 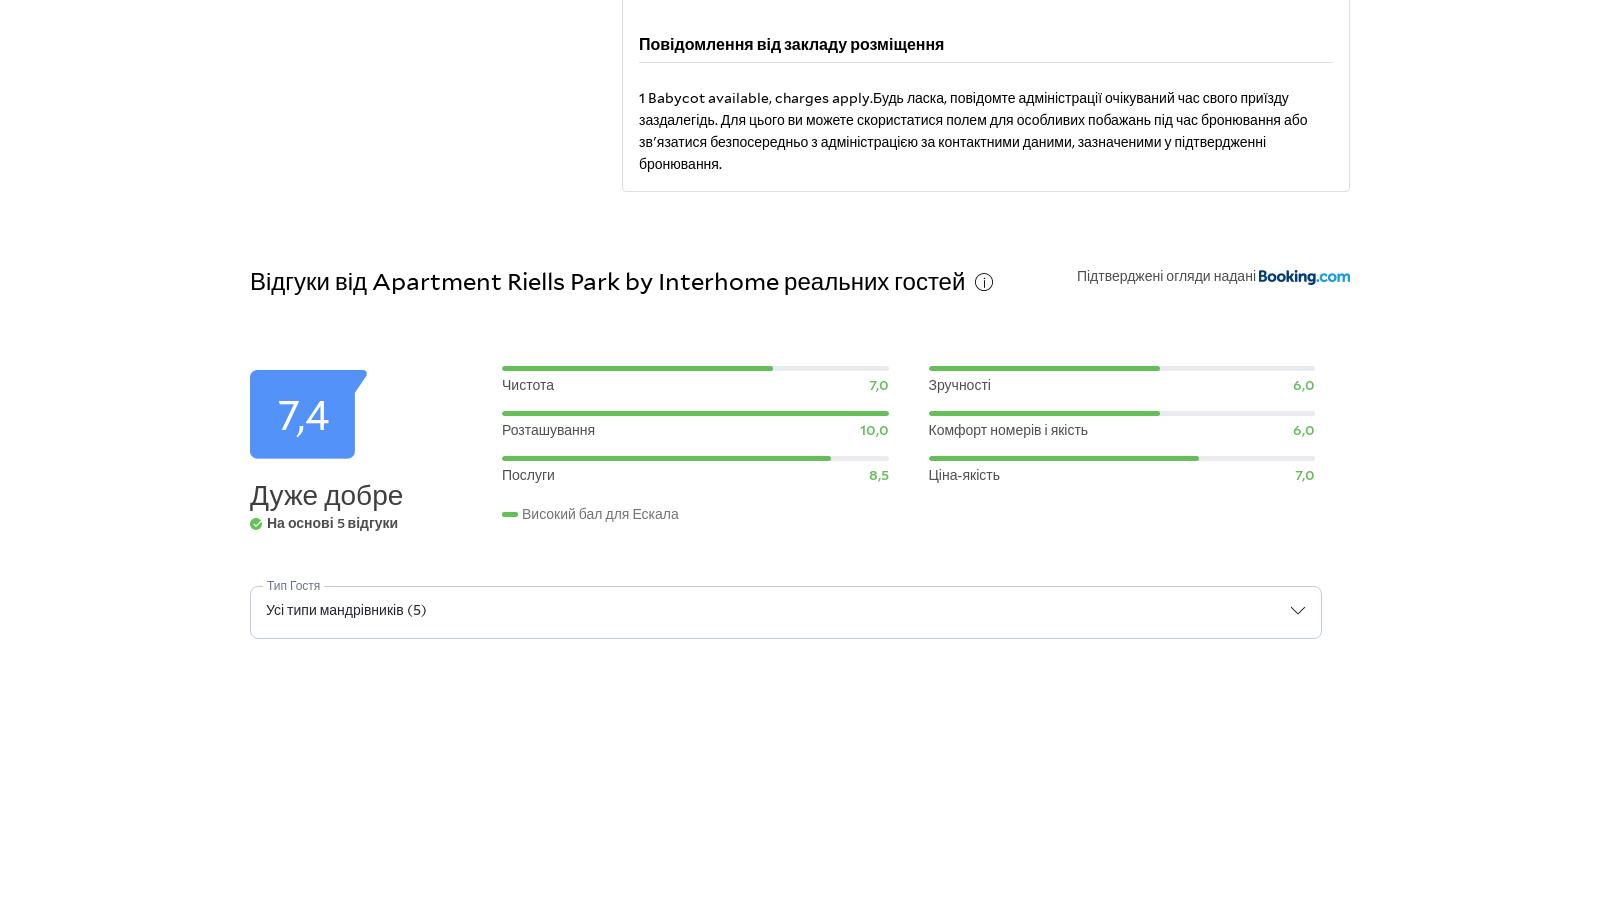 What do you see at coordinates (302, 415) in the screenshot?
I see `'7,4'` at bounding box center [302, 415].